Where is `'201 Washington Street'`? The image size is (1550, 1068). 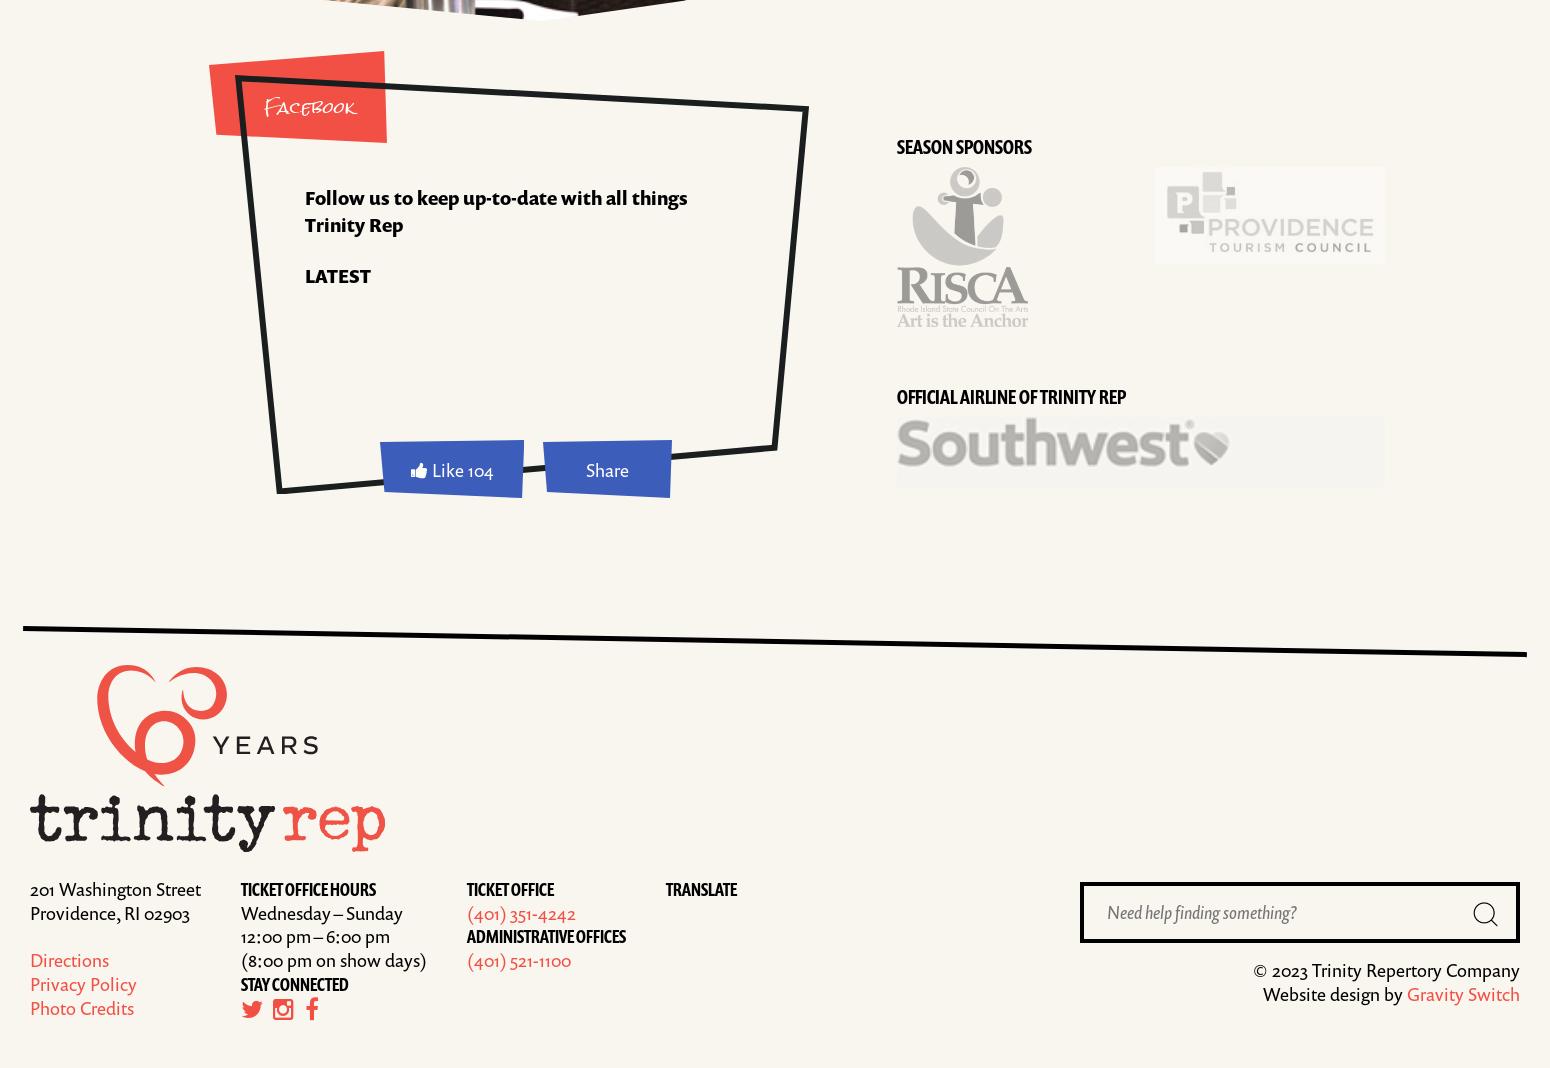 '201 Washington Street' is located at coordinates (115, 887).